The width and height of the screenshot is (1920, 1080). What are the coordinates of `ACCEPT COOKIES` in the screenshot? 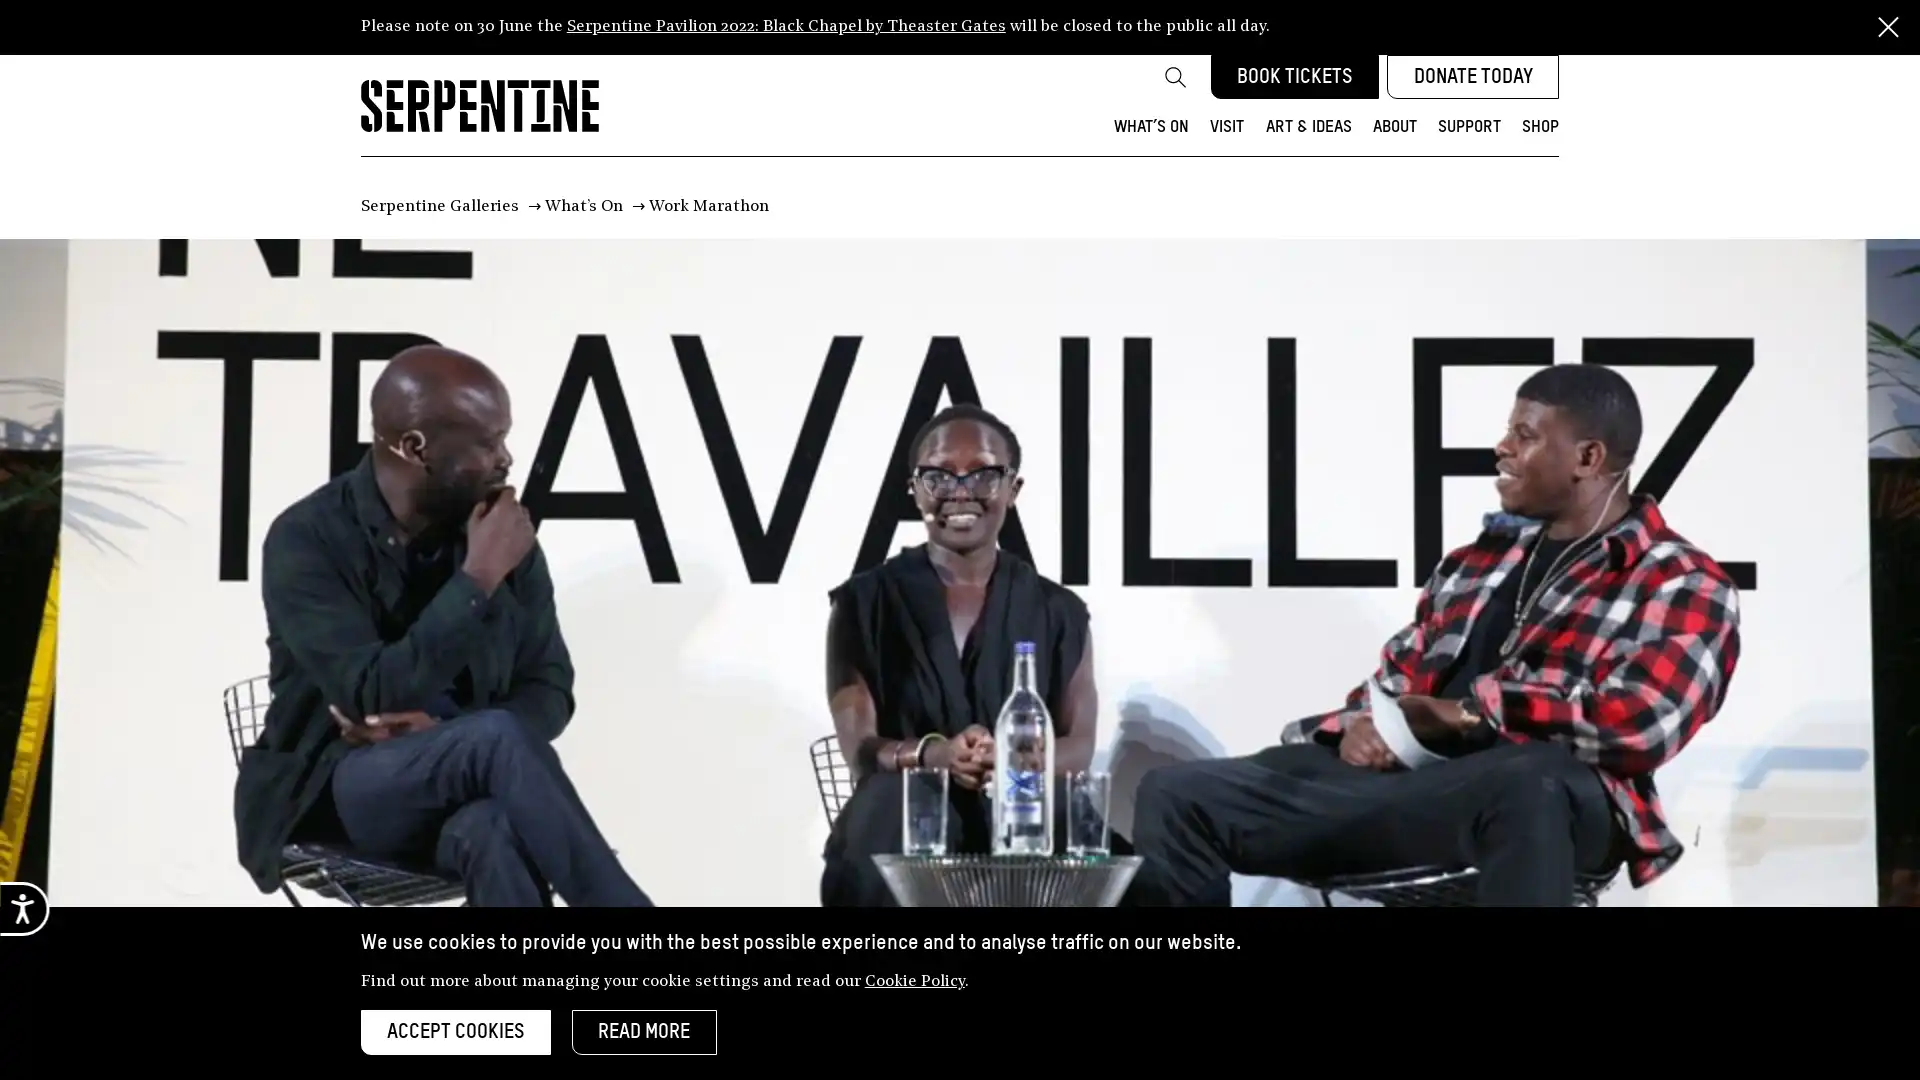 It's located at (454, 1032).